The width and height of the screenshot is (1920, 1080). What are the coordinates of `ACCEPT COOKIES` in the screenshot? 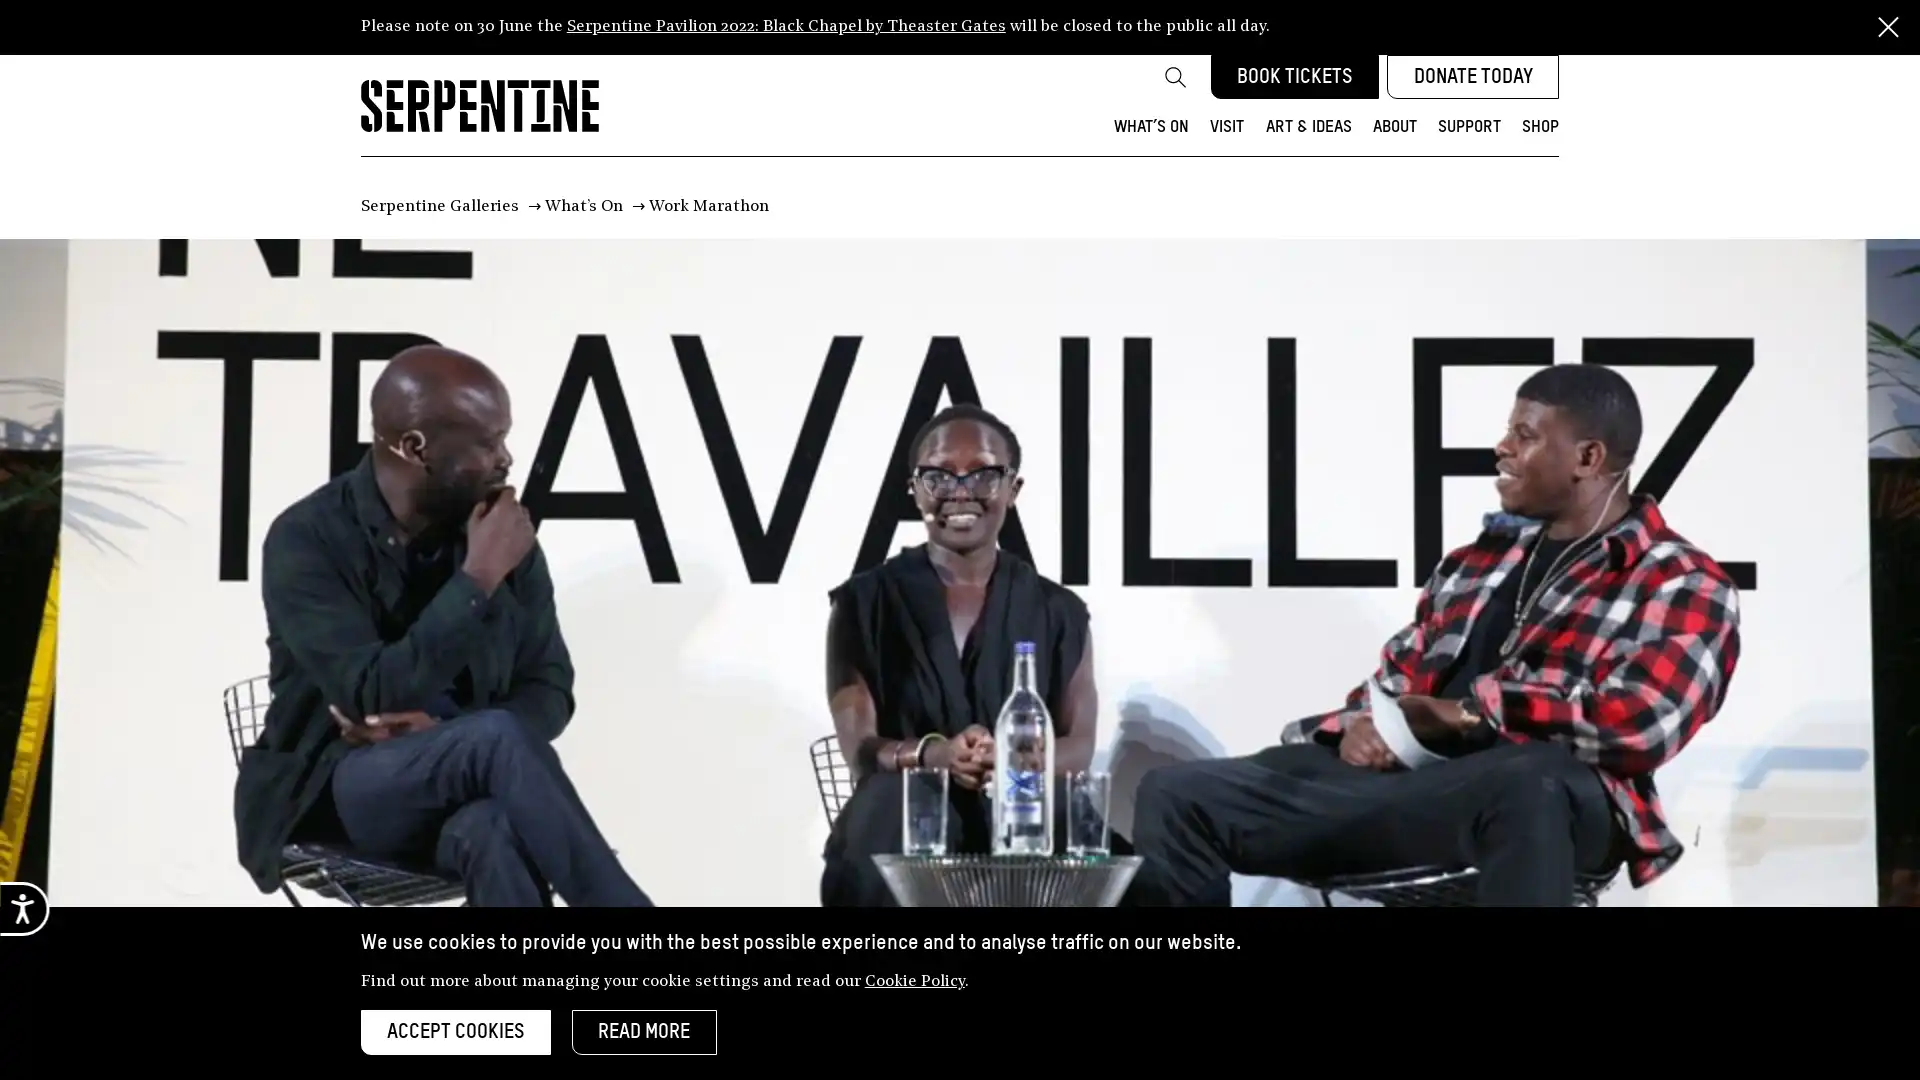 It's located at (454, 1032).